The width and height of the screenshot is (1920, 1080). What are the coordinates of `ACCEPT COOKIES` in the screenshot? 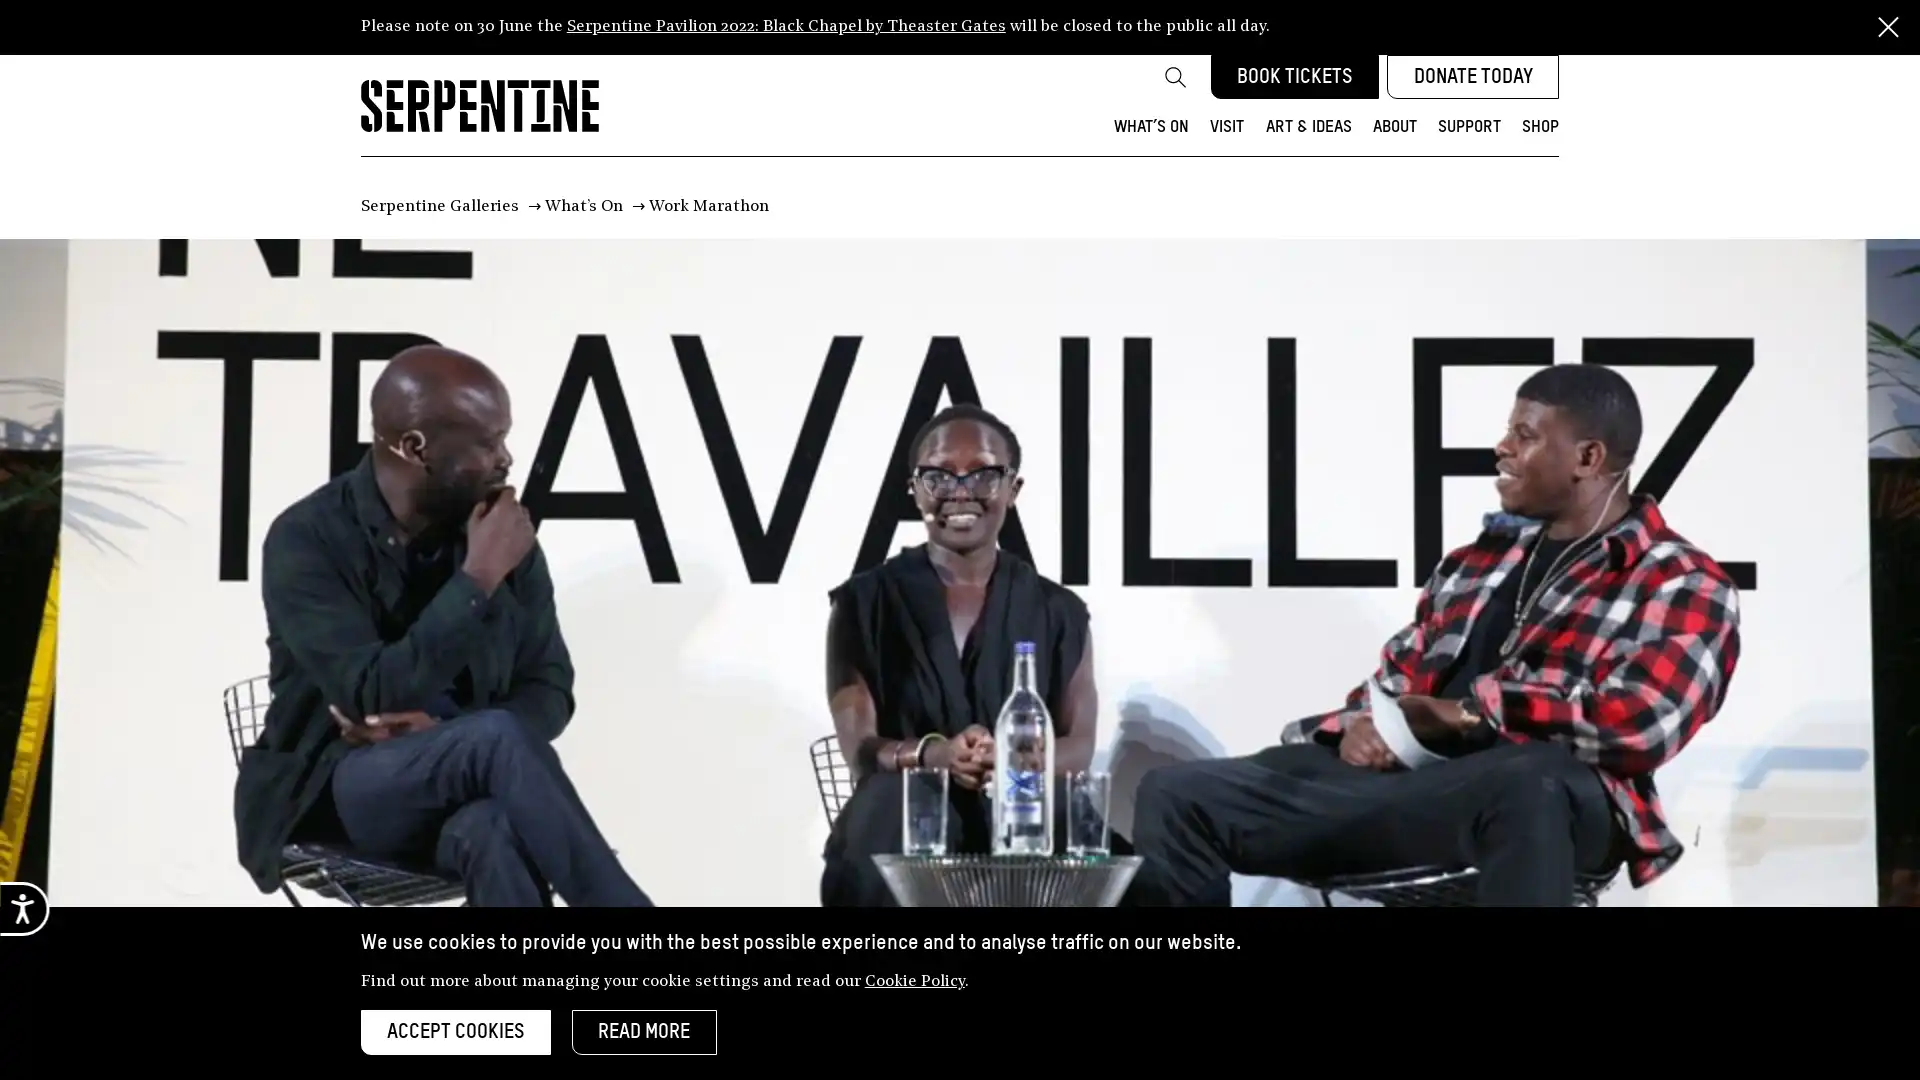 It's located at (454, 1032).